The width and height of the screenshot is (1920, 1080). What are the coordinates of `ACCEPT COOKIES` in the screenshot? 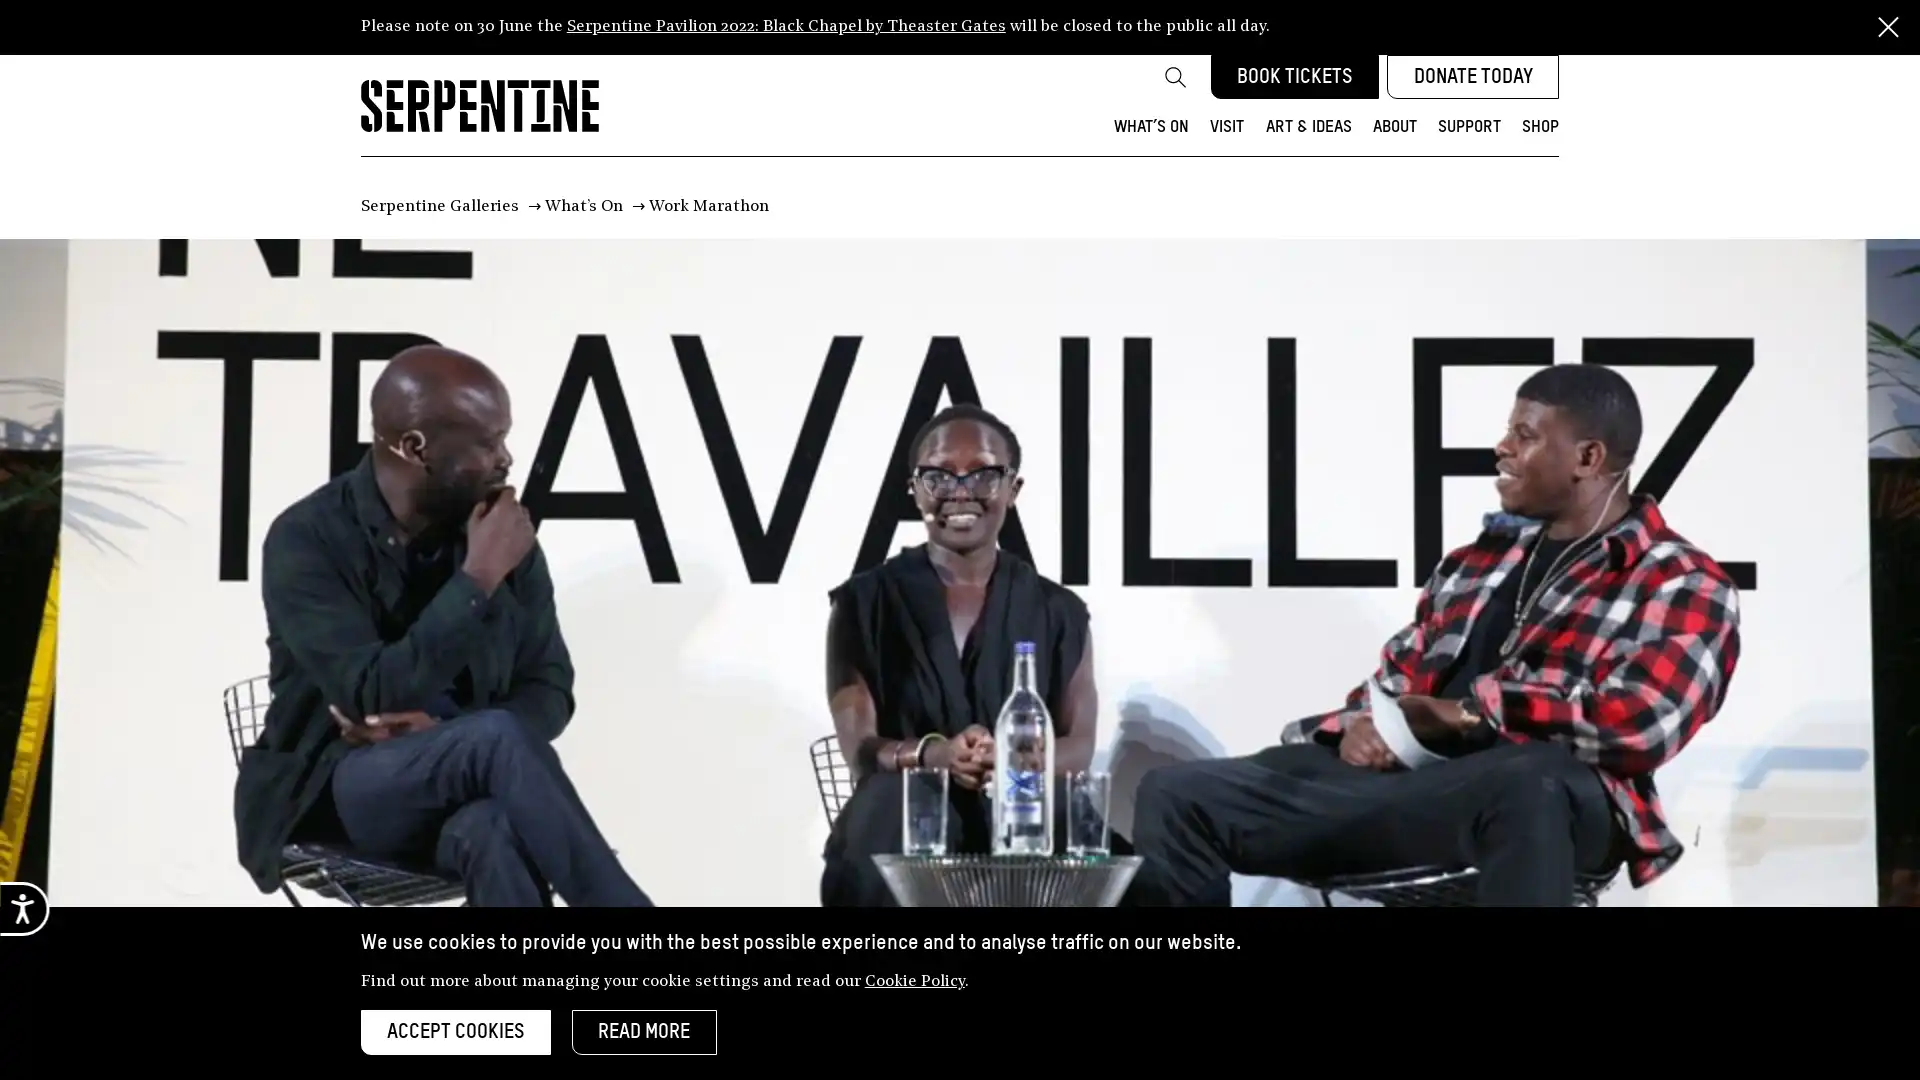 It's located at (454, 1032).